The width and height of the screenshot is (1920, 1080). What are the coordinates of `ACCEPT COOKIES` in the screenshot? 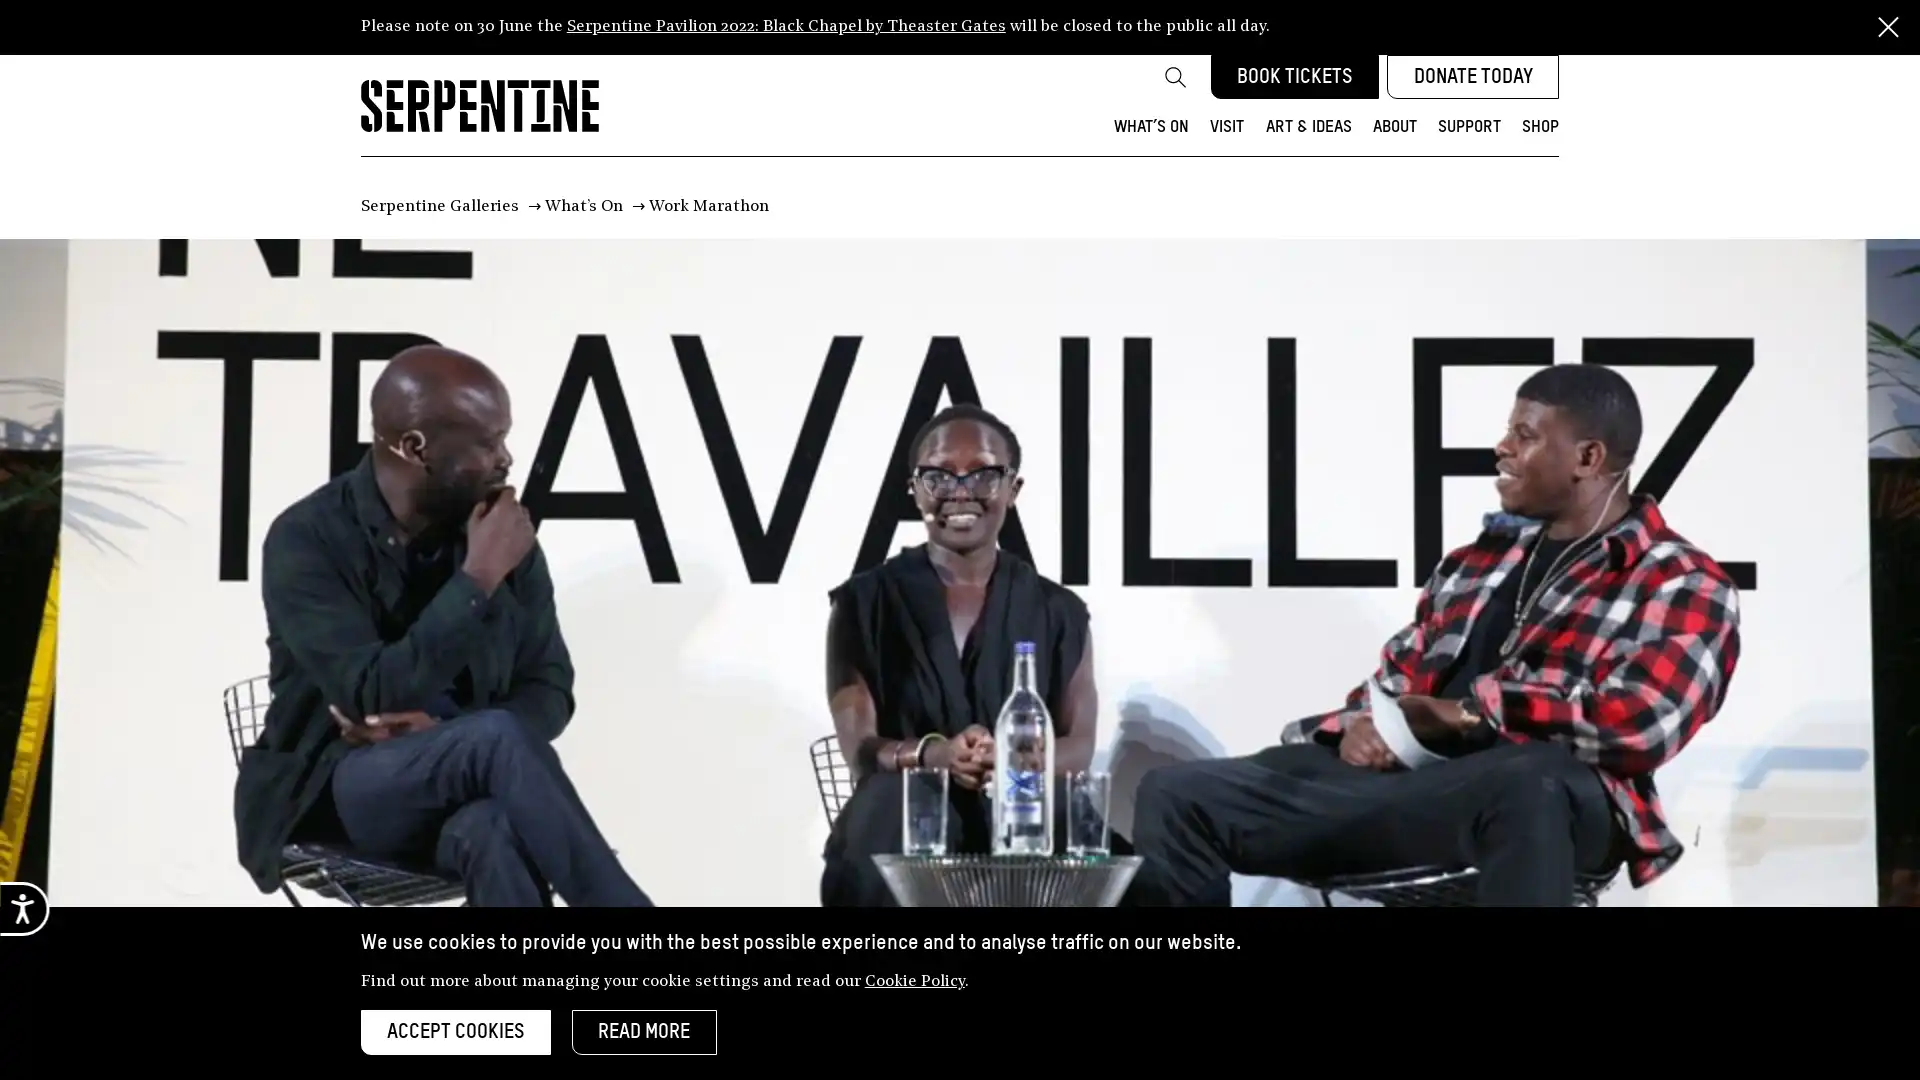 It's located at (454, 1032).